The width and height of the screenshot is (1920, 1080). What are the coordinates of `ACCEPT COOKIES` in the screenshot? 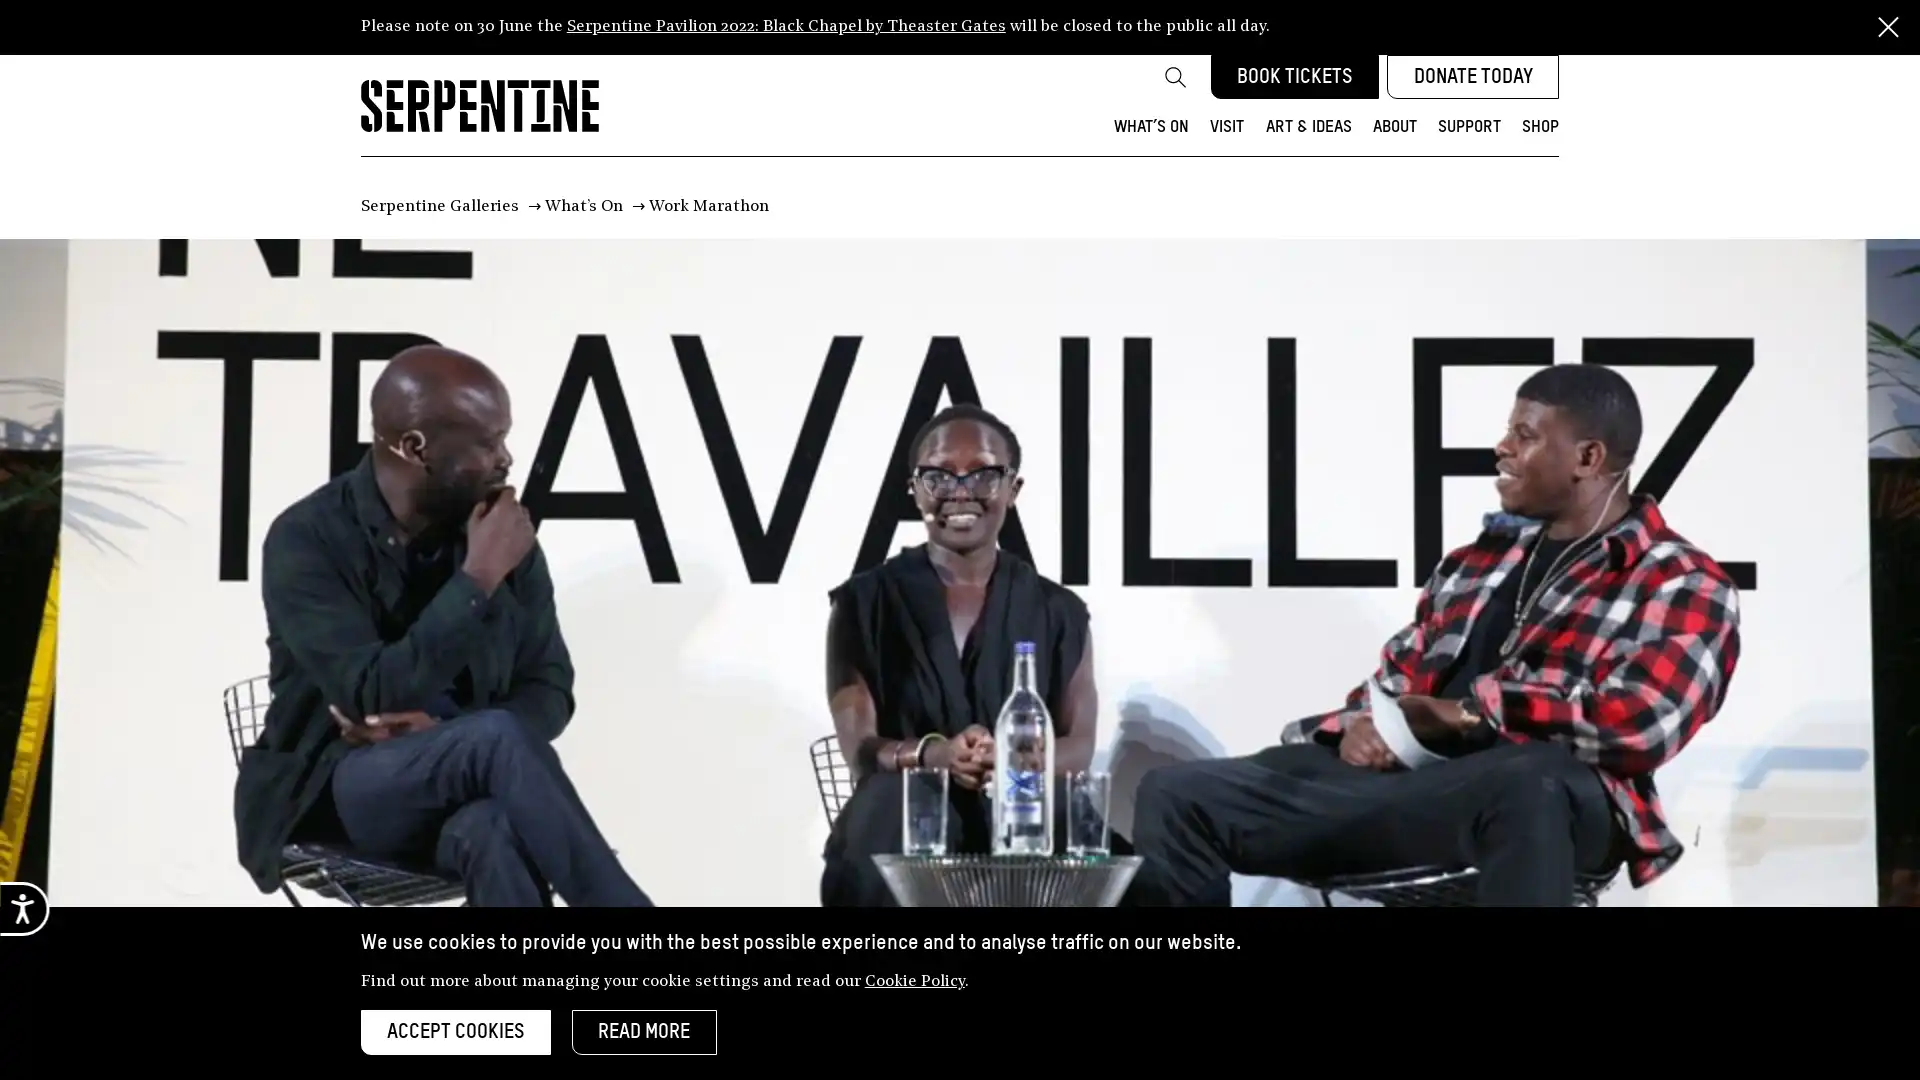 It's located at (454, 1032).